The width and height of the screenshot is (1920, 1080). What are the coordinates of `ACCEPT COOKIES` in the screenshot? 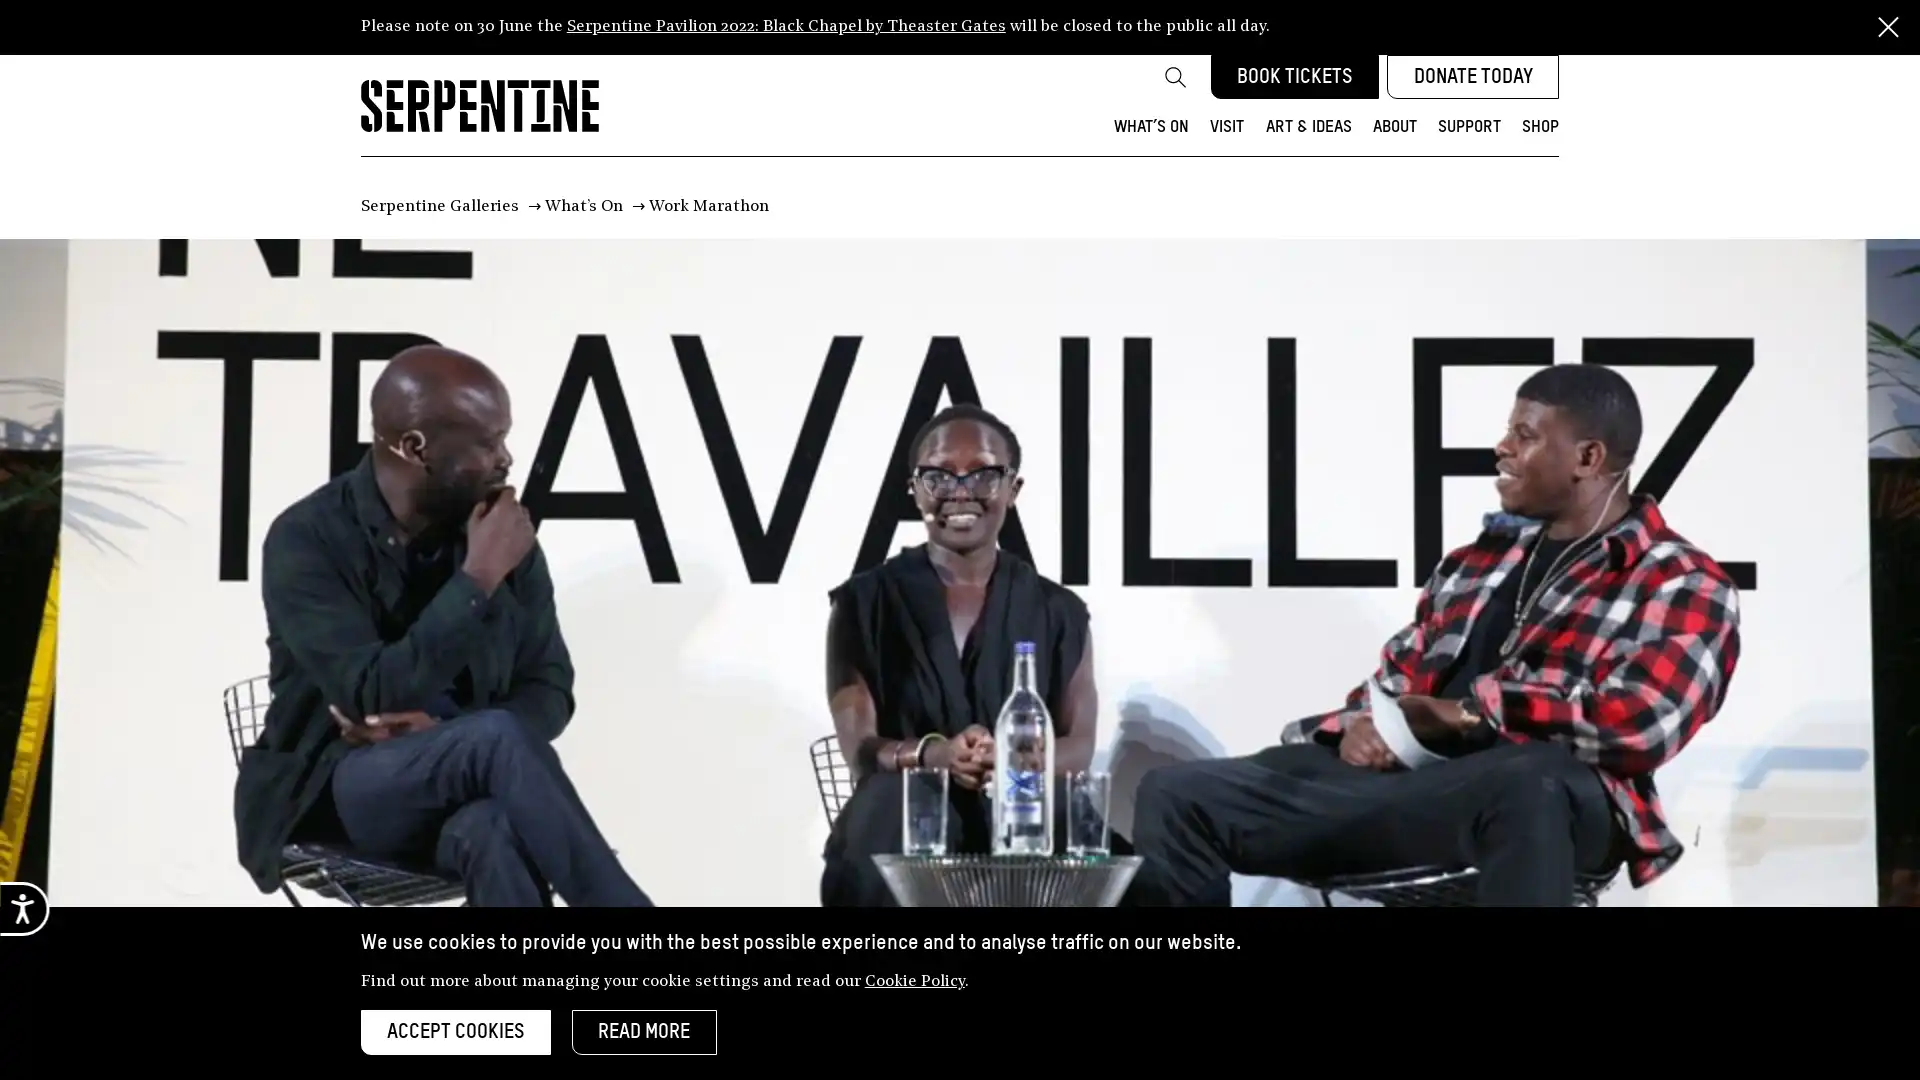 It's located at (454, 1032).